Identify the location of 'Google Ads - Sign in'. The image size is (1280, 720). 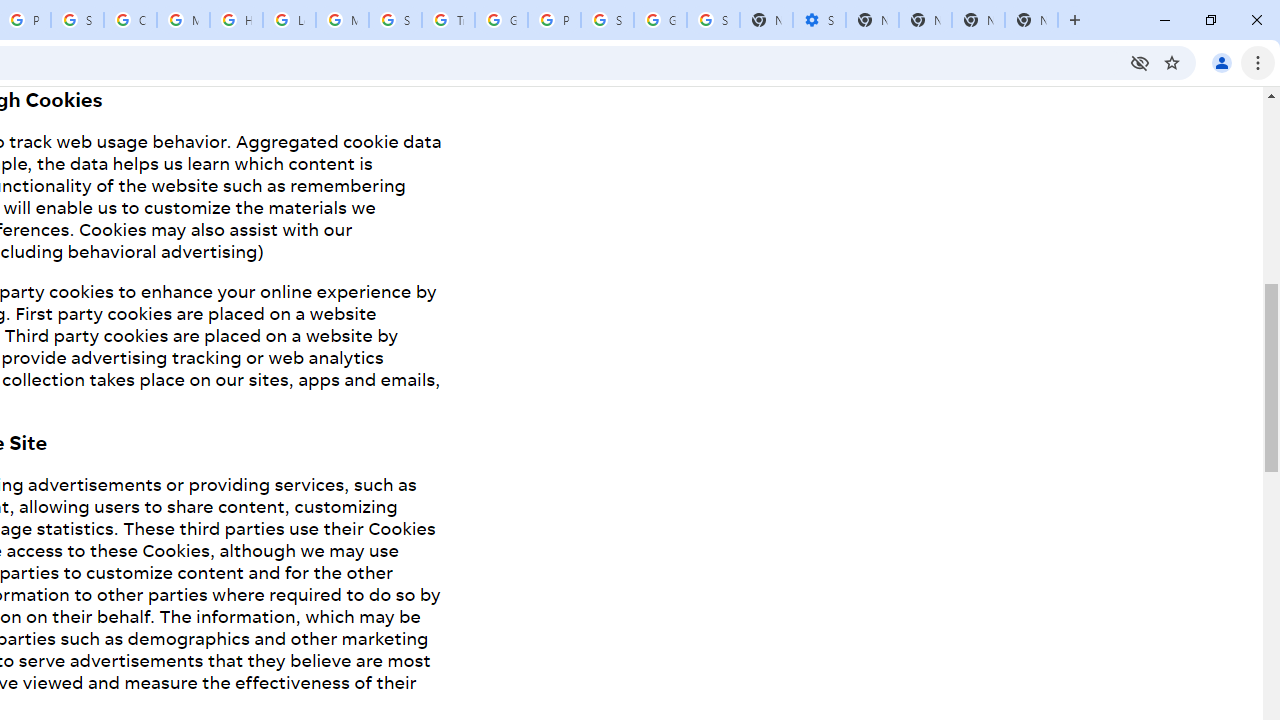
(501, 20).